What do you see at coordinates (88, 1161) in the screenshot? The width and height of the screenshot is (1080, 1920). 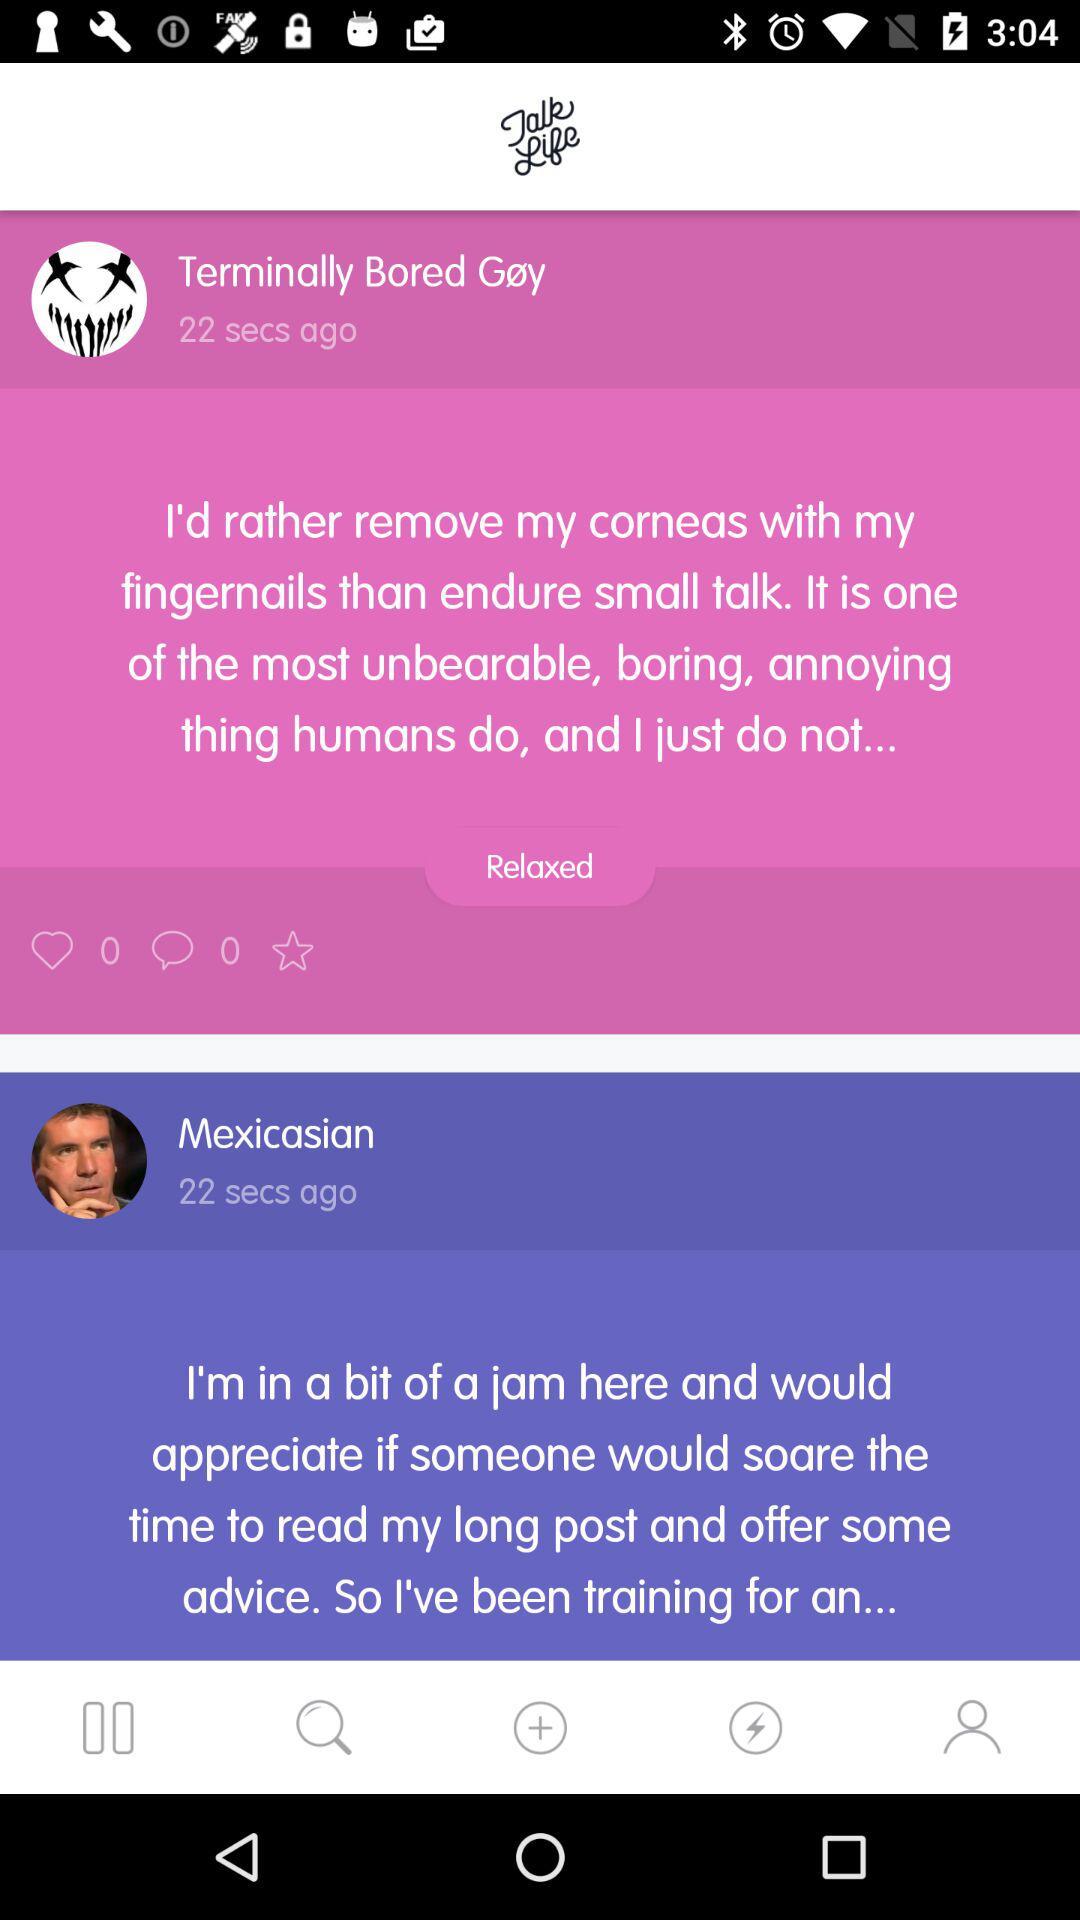 I see `profile` at bounding box center [88, 1161].